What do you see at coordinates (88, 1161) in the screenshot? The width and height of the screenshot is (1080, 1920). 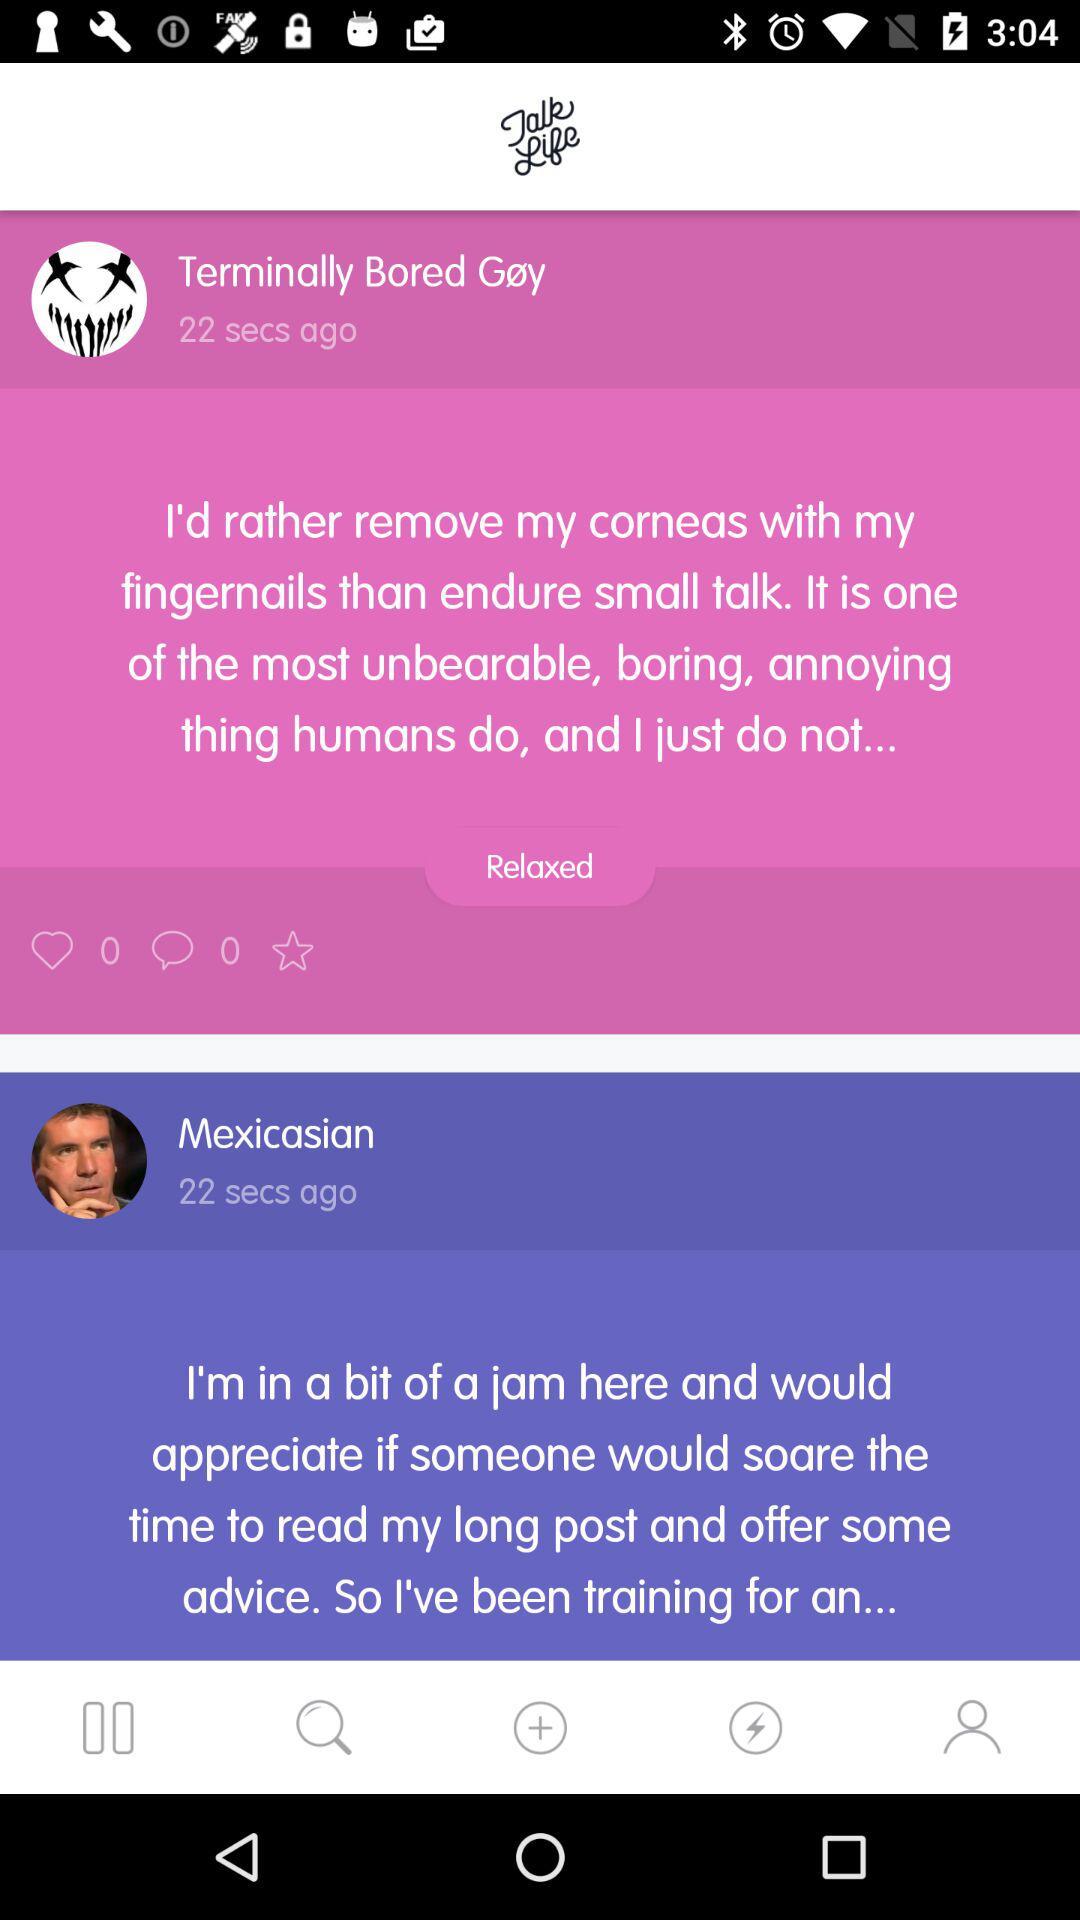 I see `profile` at bounding box center [88, 1161].